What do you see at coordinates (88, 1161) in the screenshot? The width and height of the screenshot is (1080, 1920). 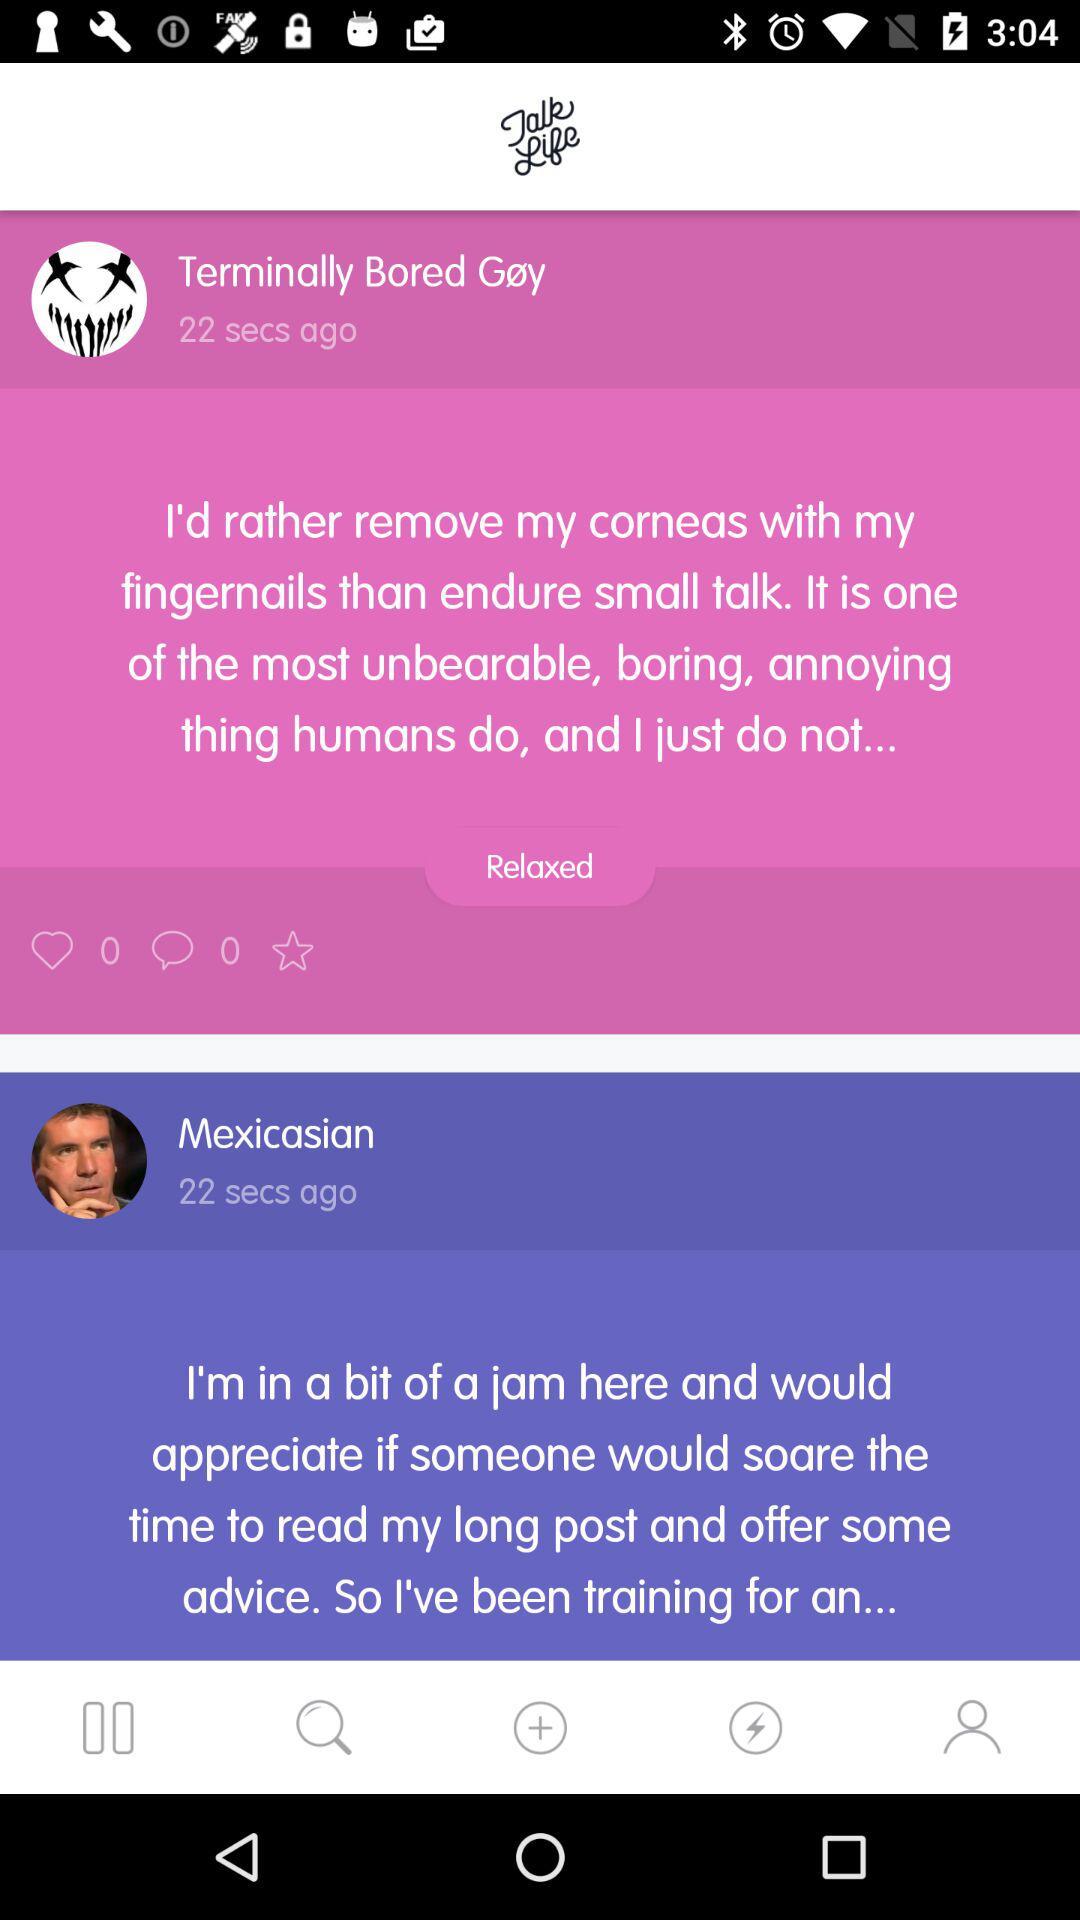 I see `profile` at bounding box center [88, 1161].